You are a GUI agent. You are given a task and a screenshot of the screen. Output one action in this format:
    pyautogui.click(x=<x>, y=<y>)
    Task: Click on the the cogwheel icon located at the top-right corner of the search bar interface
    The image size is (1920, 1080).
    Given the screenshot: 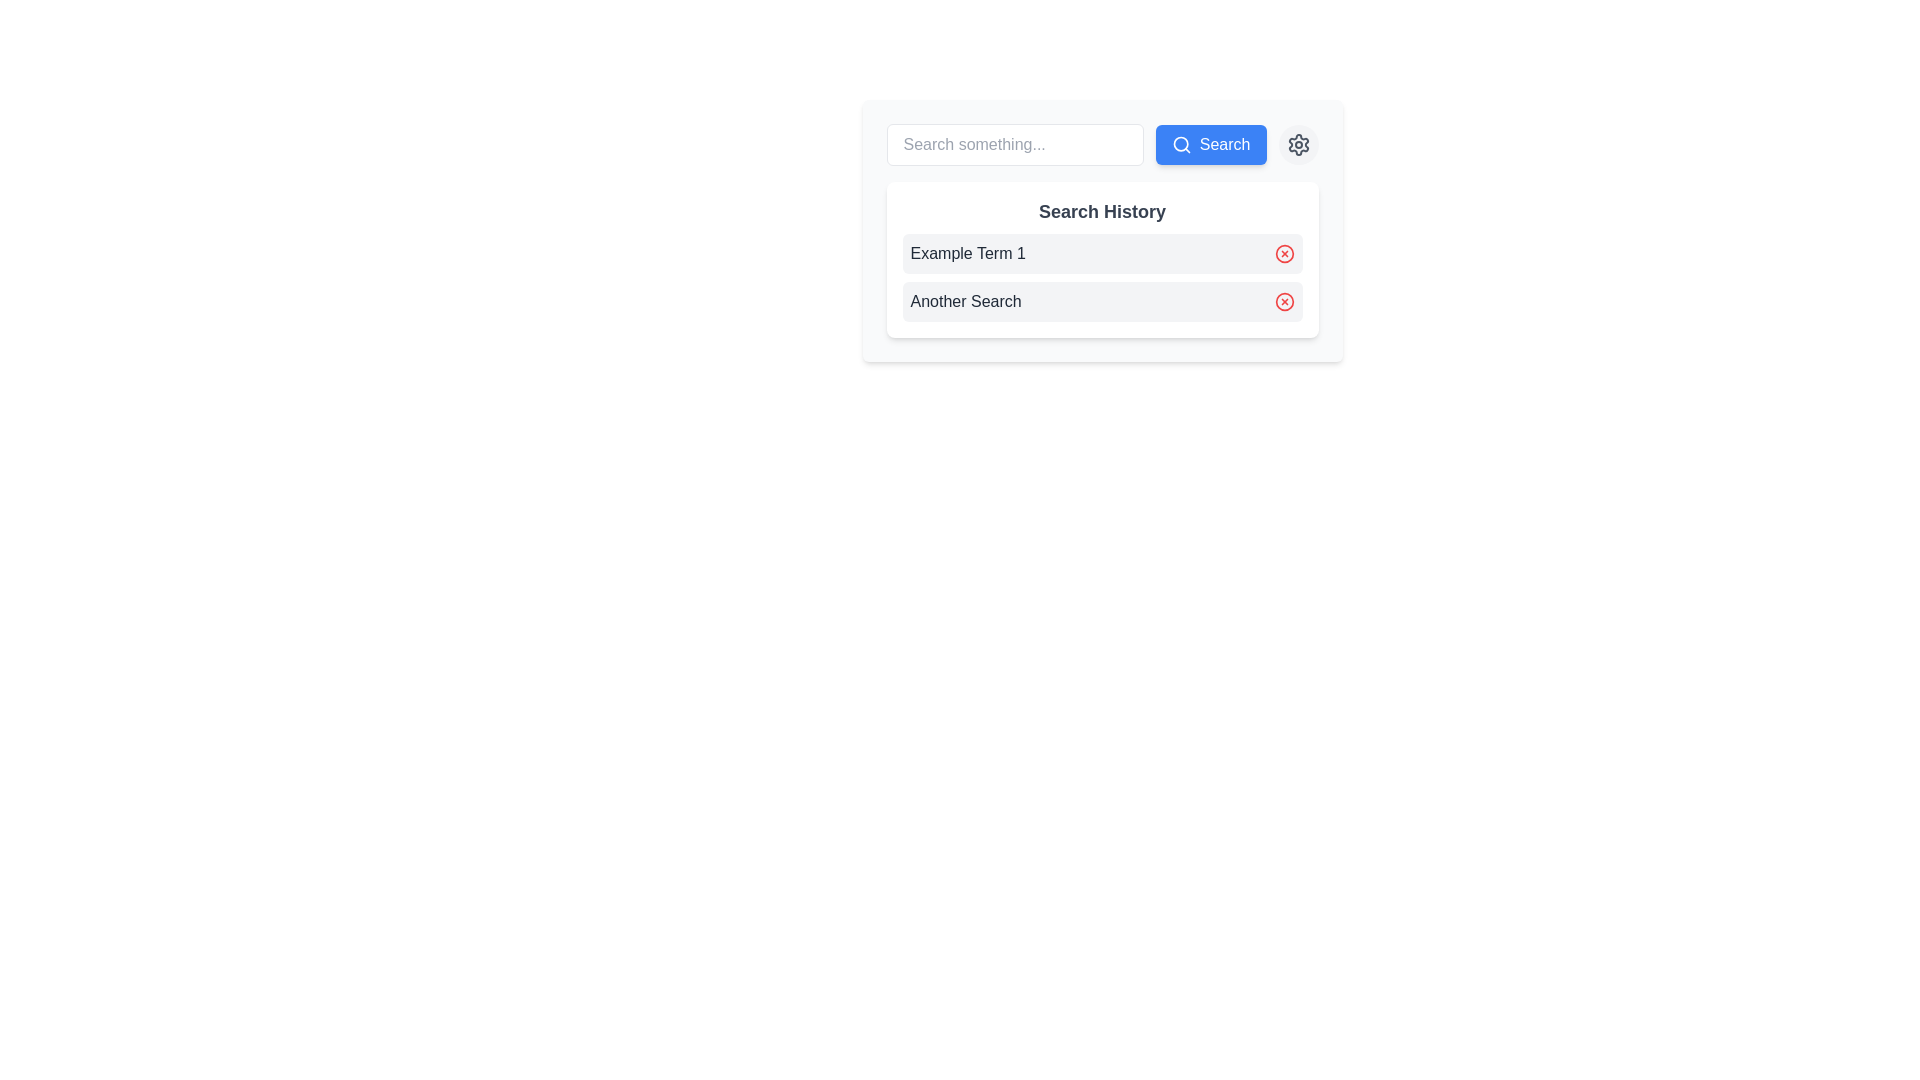 What is the action you would take?
    pyautogui.click(x=1298, y=144)
    